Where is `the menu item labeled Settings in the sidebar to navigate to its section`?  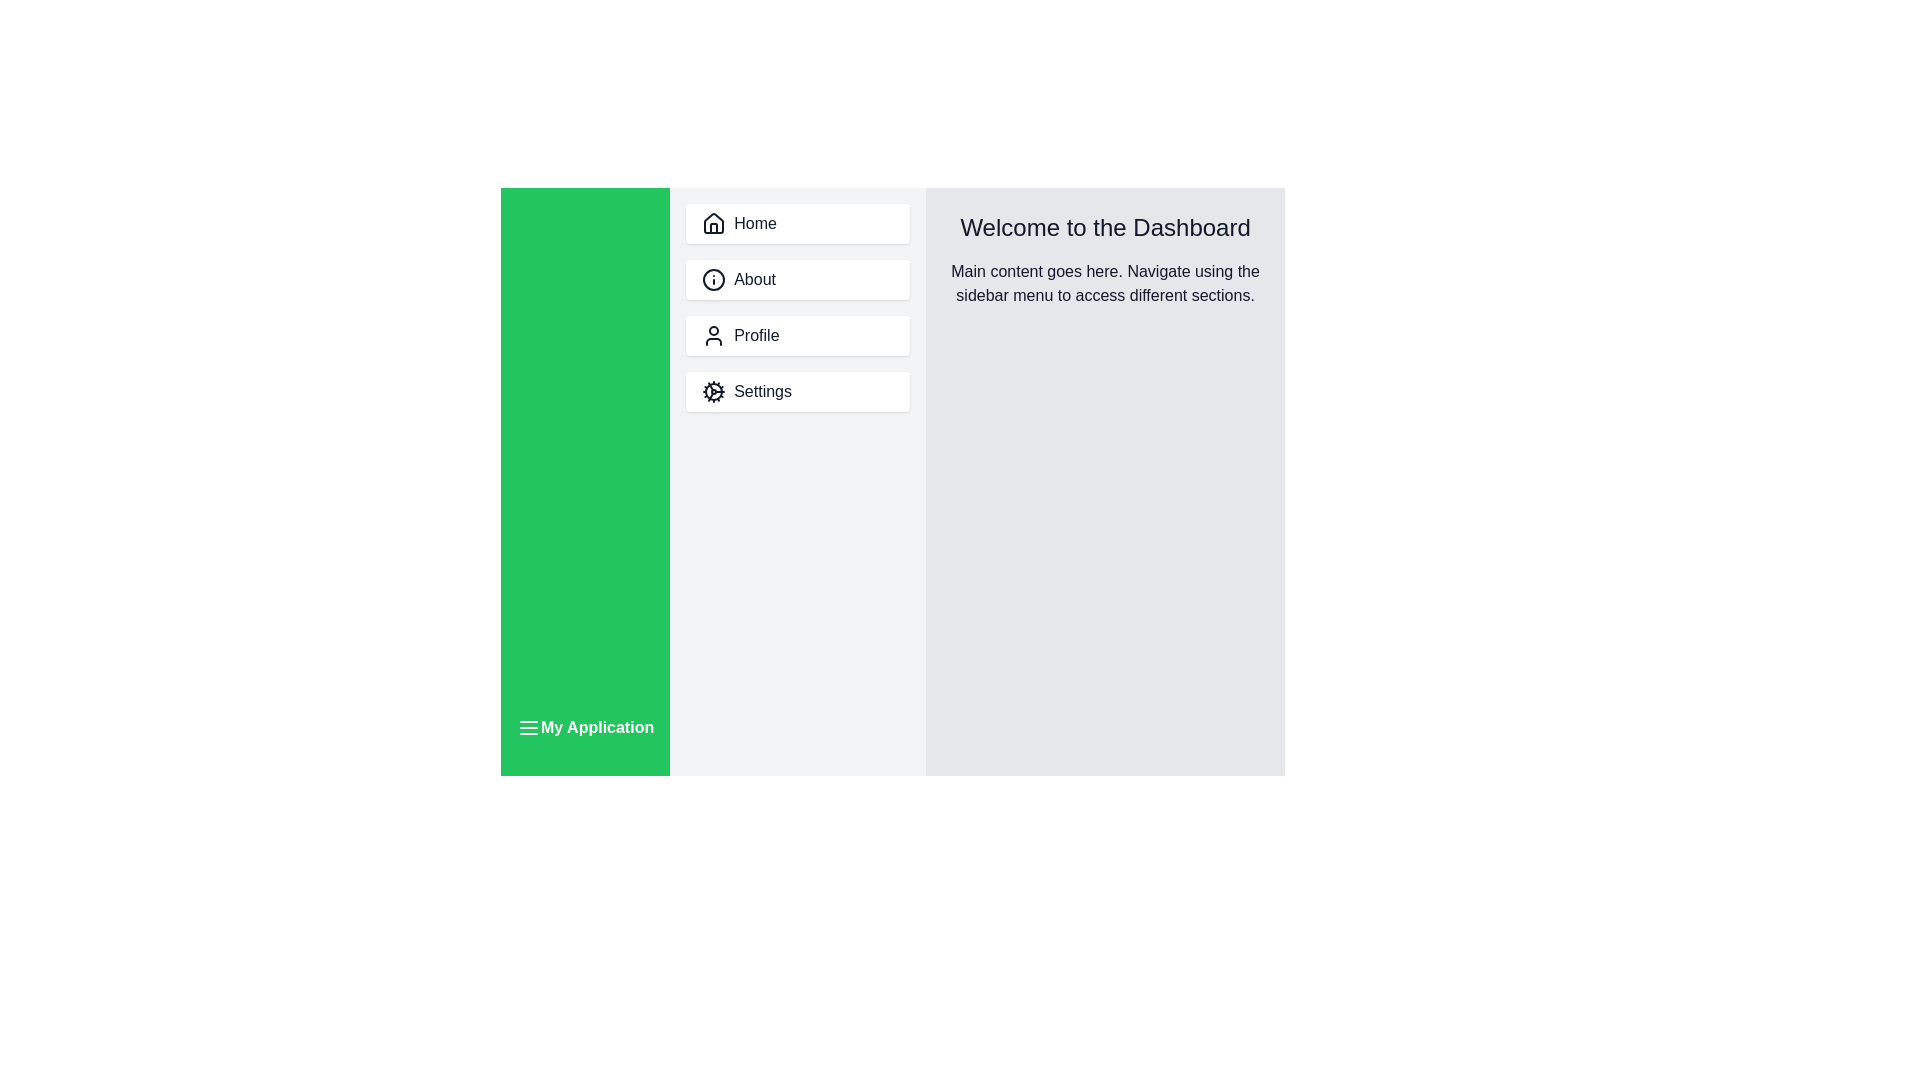 the menu item labeled Settings in the sidebar to navigate to its section is located at coordinates (796, 392).